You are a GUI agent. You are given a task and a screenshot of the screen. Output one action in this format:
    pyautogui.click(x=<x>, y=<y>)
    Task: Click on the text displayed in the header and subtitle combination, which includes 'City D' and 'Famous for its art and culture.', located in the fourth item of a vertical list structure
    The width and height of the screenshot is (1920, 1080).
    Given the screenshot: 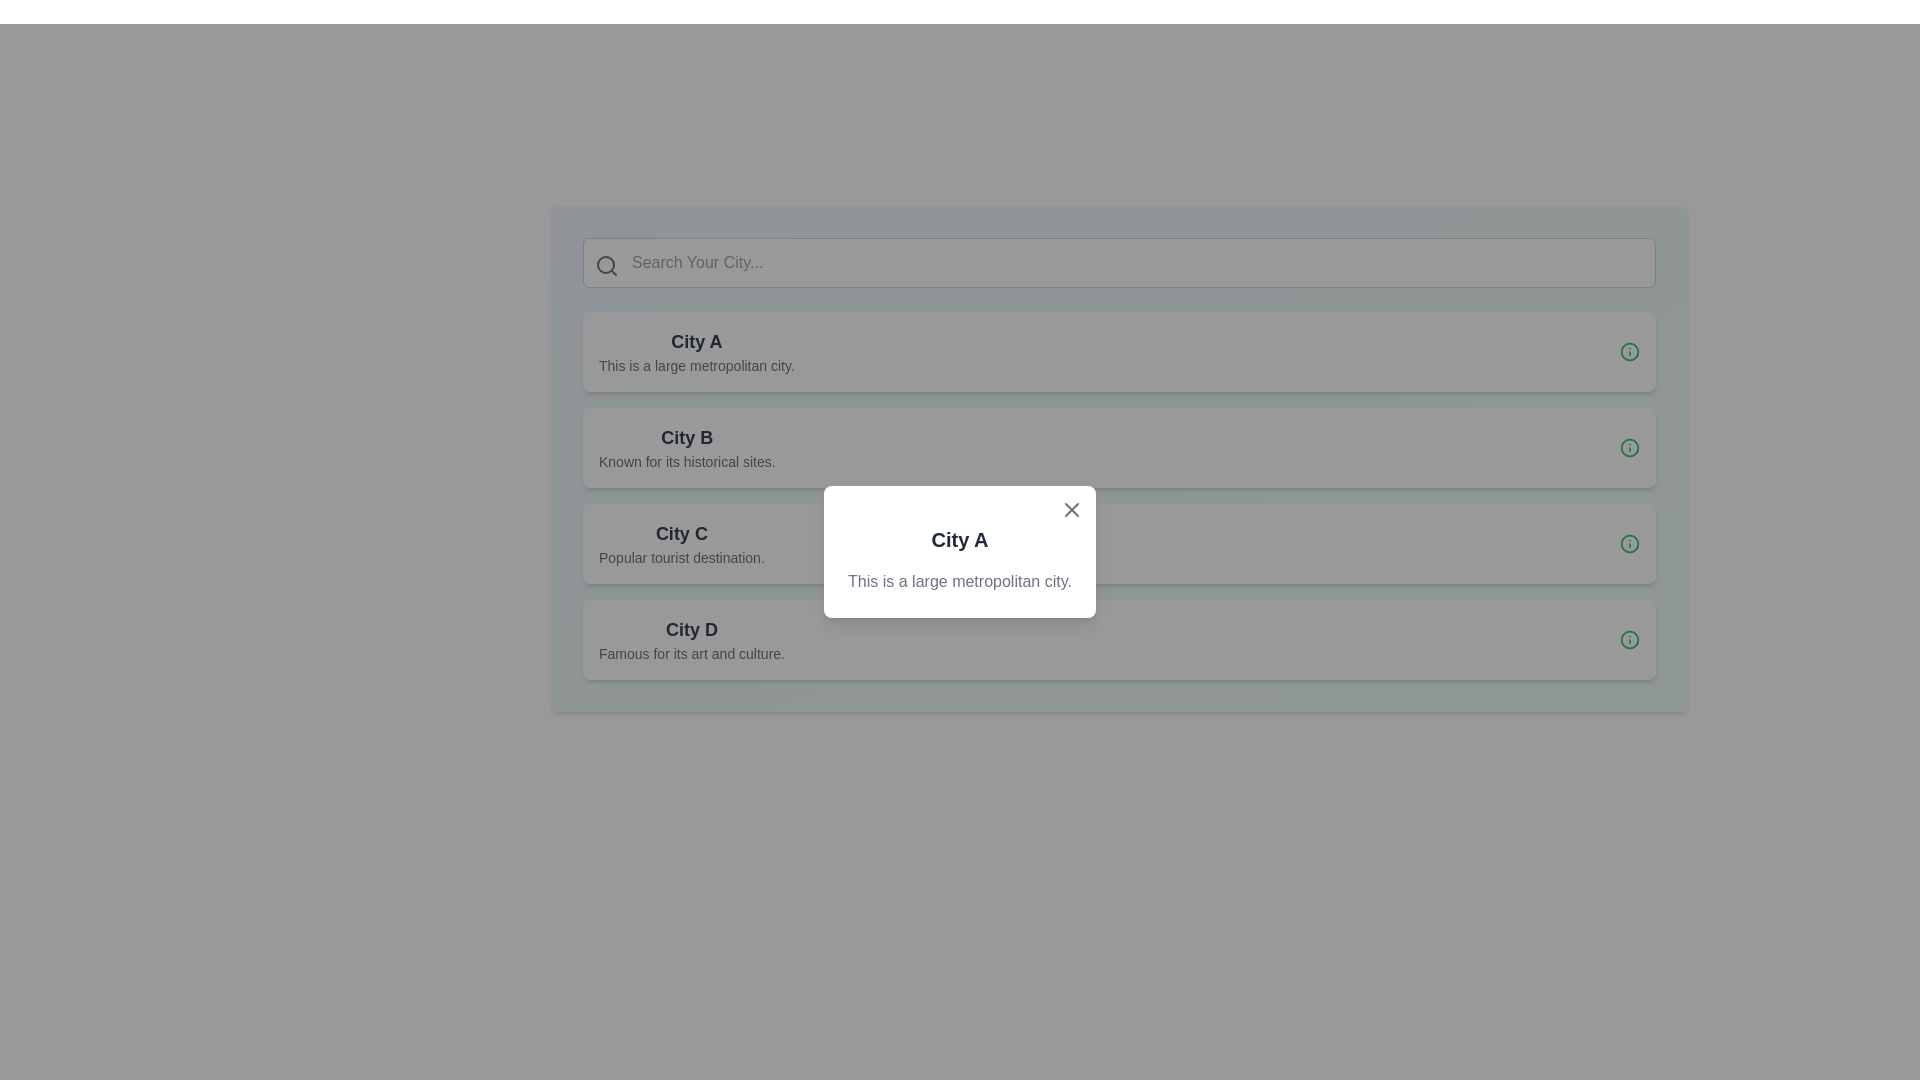 What is the action you would take?
    pyautogui.click(x=691, y=640)
    